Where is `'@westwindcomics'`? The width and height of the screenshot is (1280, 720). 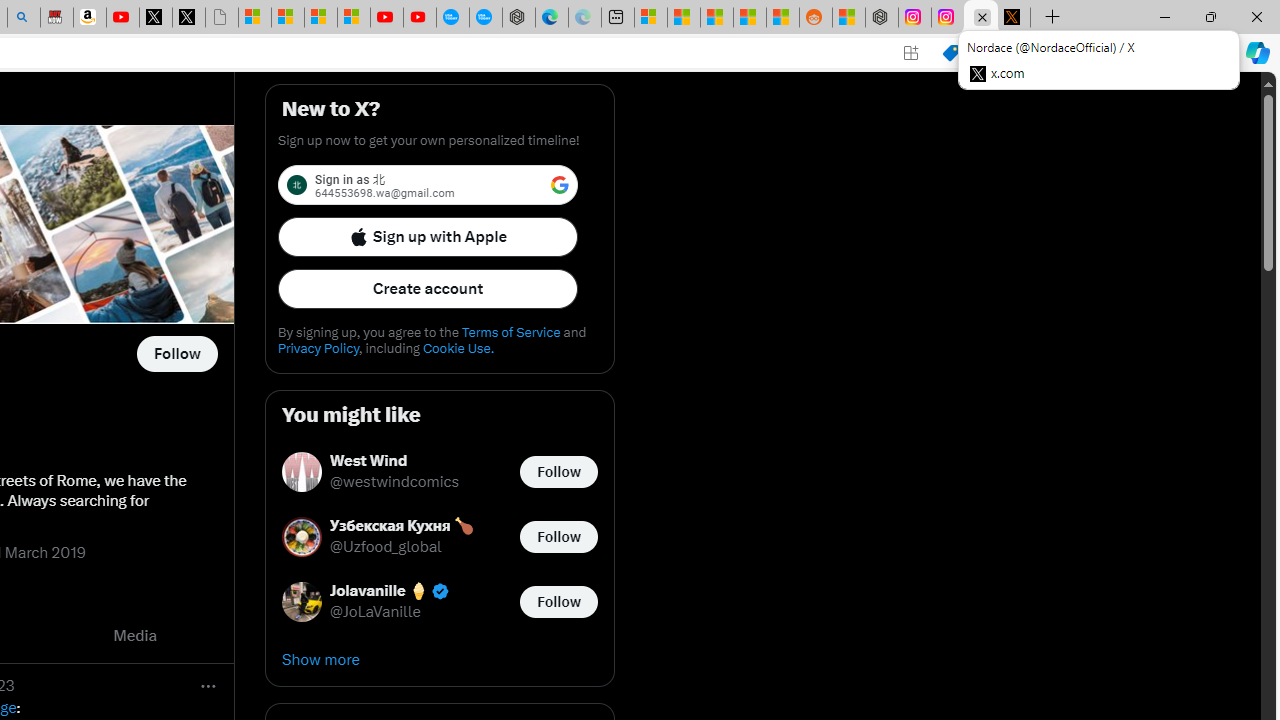
'@westwindcomics' is located at coordinates (394, 482).